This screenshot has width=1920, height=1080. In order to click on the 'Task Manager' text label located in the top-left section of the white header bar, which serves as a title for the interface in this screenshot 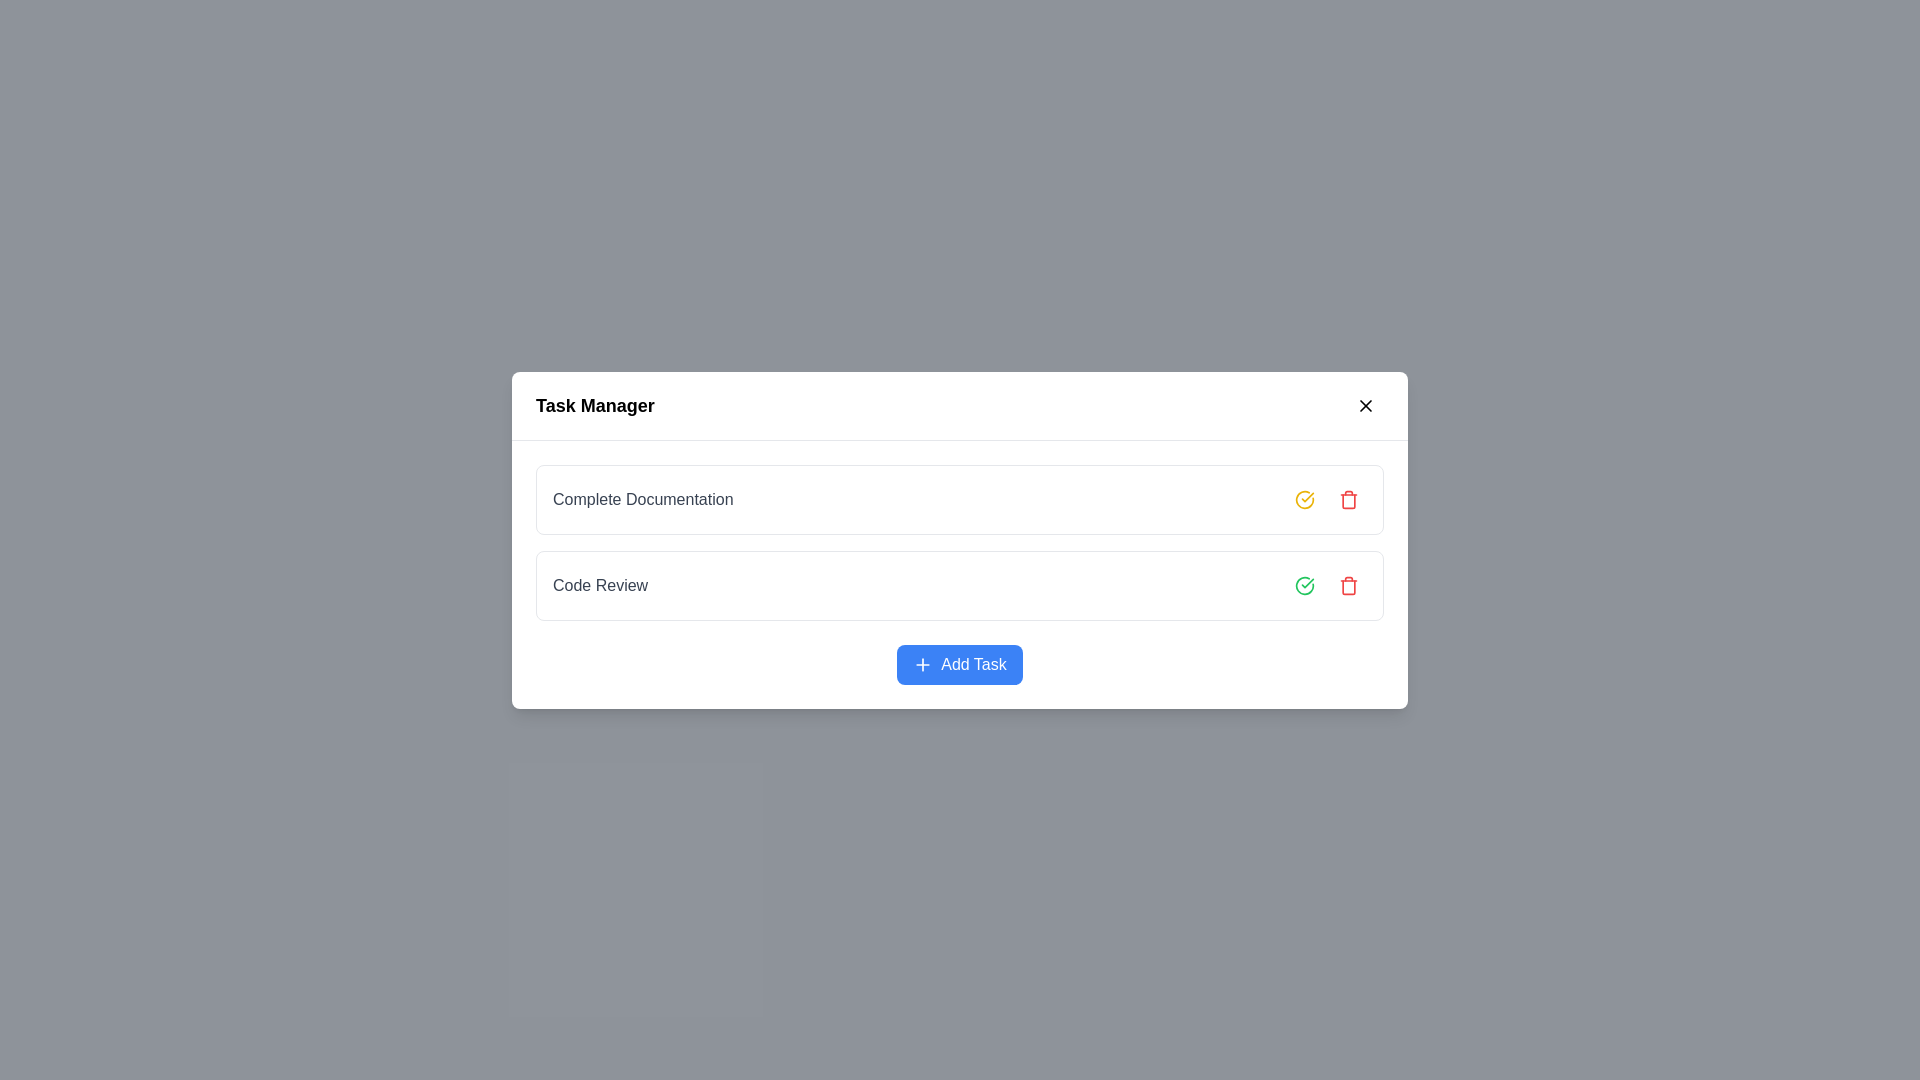, I will do `click(594, 405)`.